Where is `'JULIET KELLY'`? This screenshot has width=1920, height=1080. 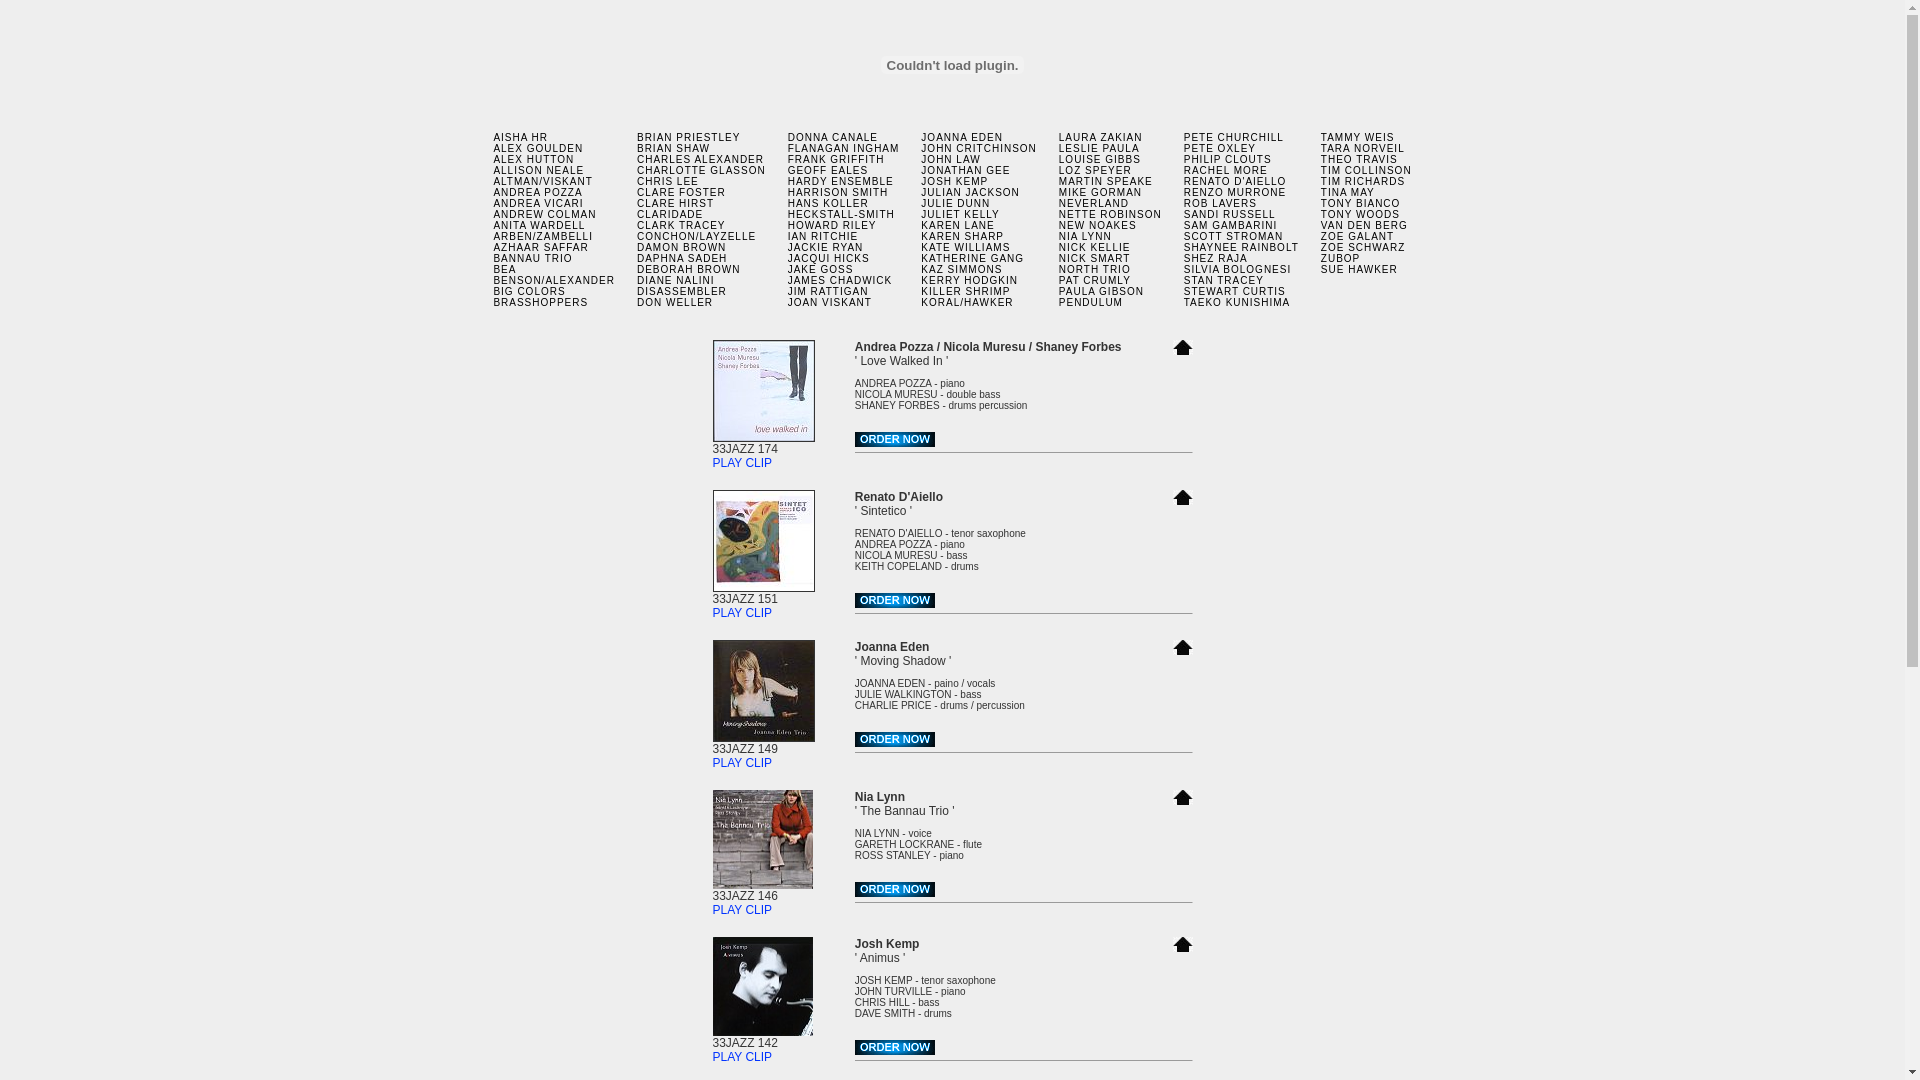 'JULIET KELLY' is located at coordinates (960, 214).